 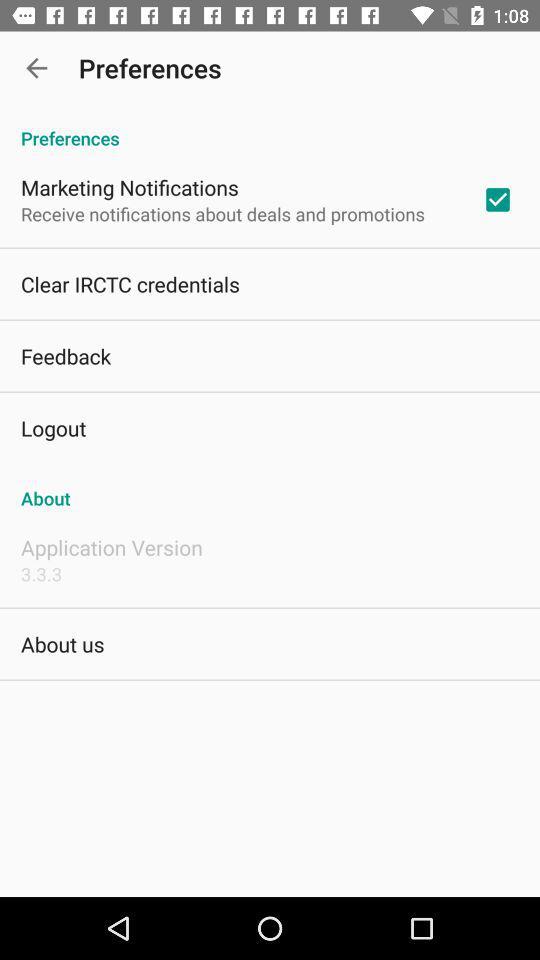 What do you see at coordinates (36, 68) in the screenshot?
I see `the item above the preferences icon` at bounding box center [36, 68].